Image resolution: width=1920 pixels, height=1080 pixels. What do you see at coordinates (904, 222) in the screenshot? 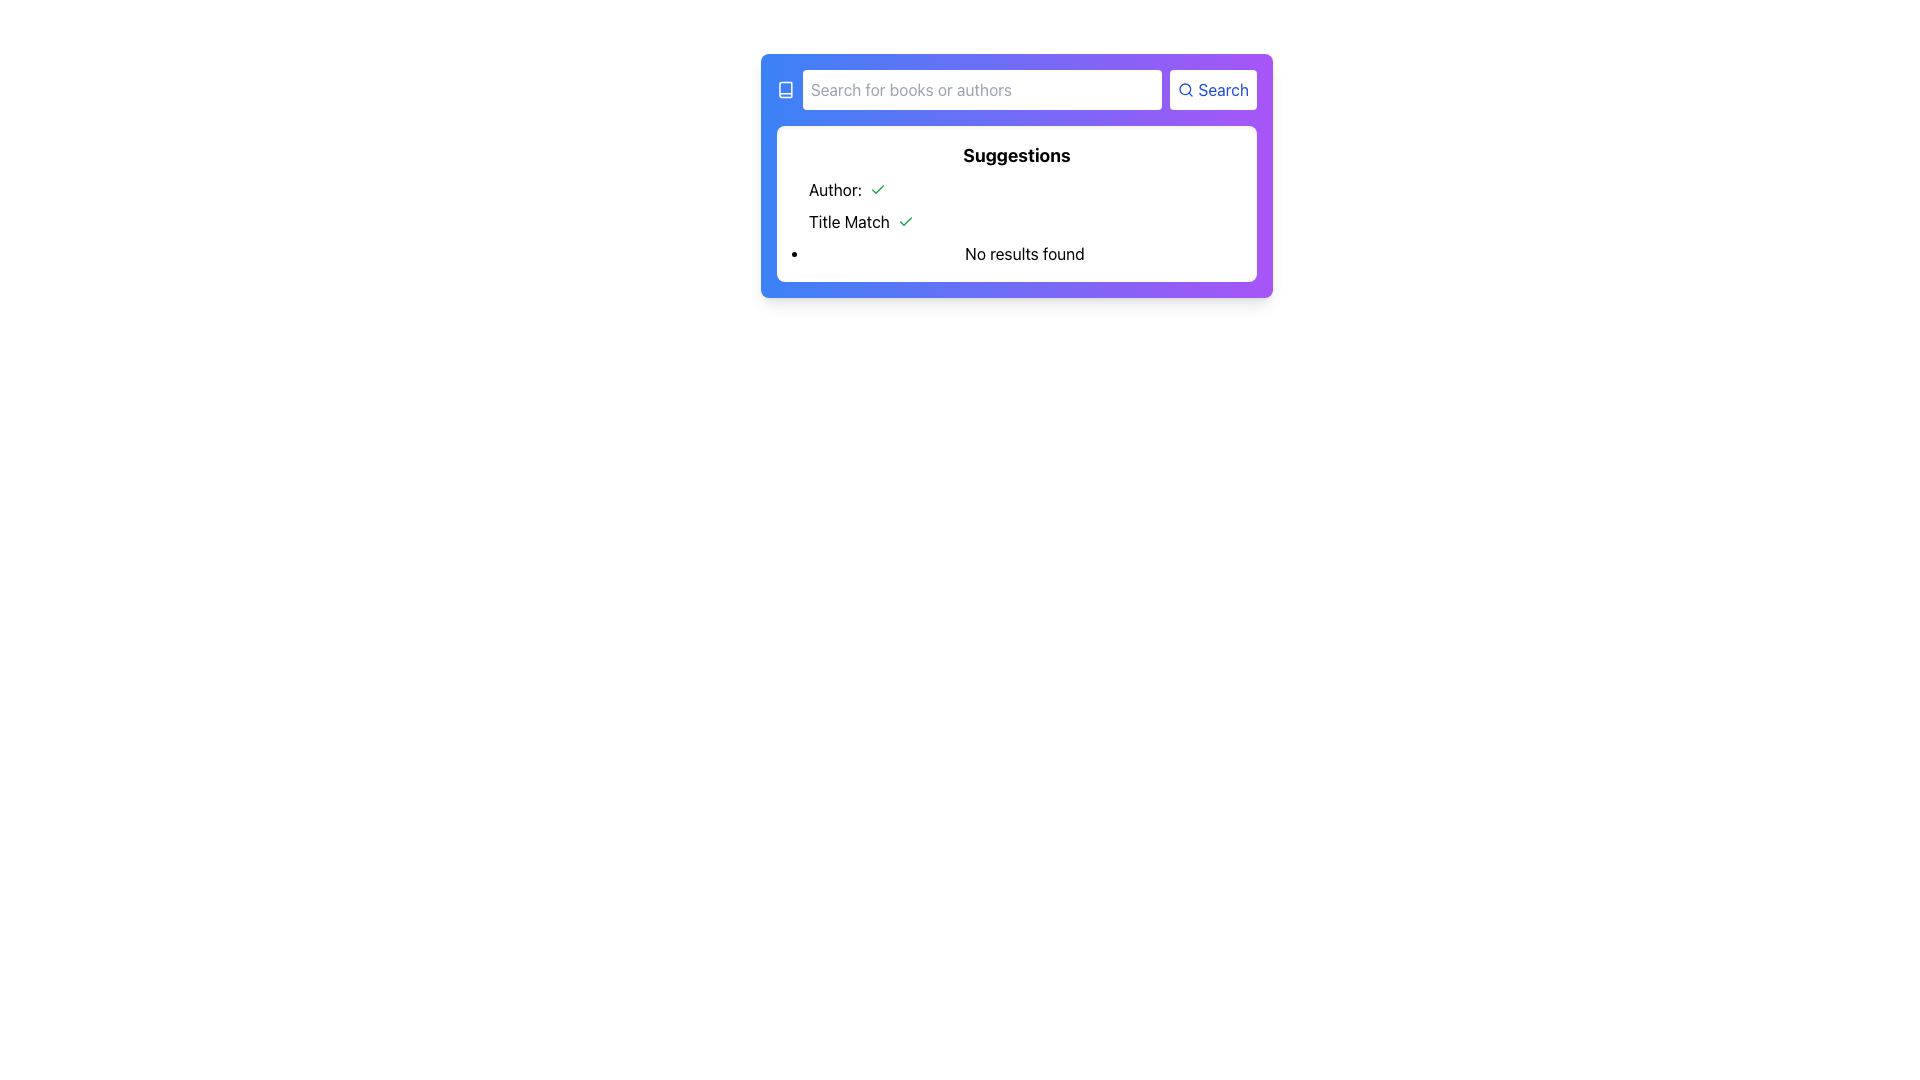
I see `the small green checkmark icon located beside the label 'Author:' in the suggestions section for visual information` at bounding box center [904, 222].